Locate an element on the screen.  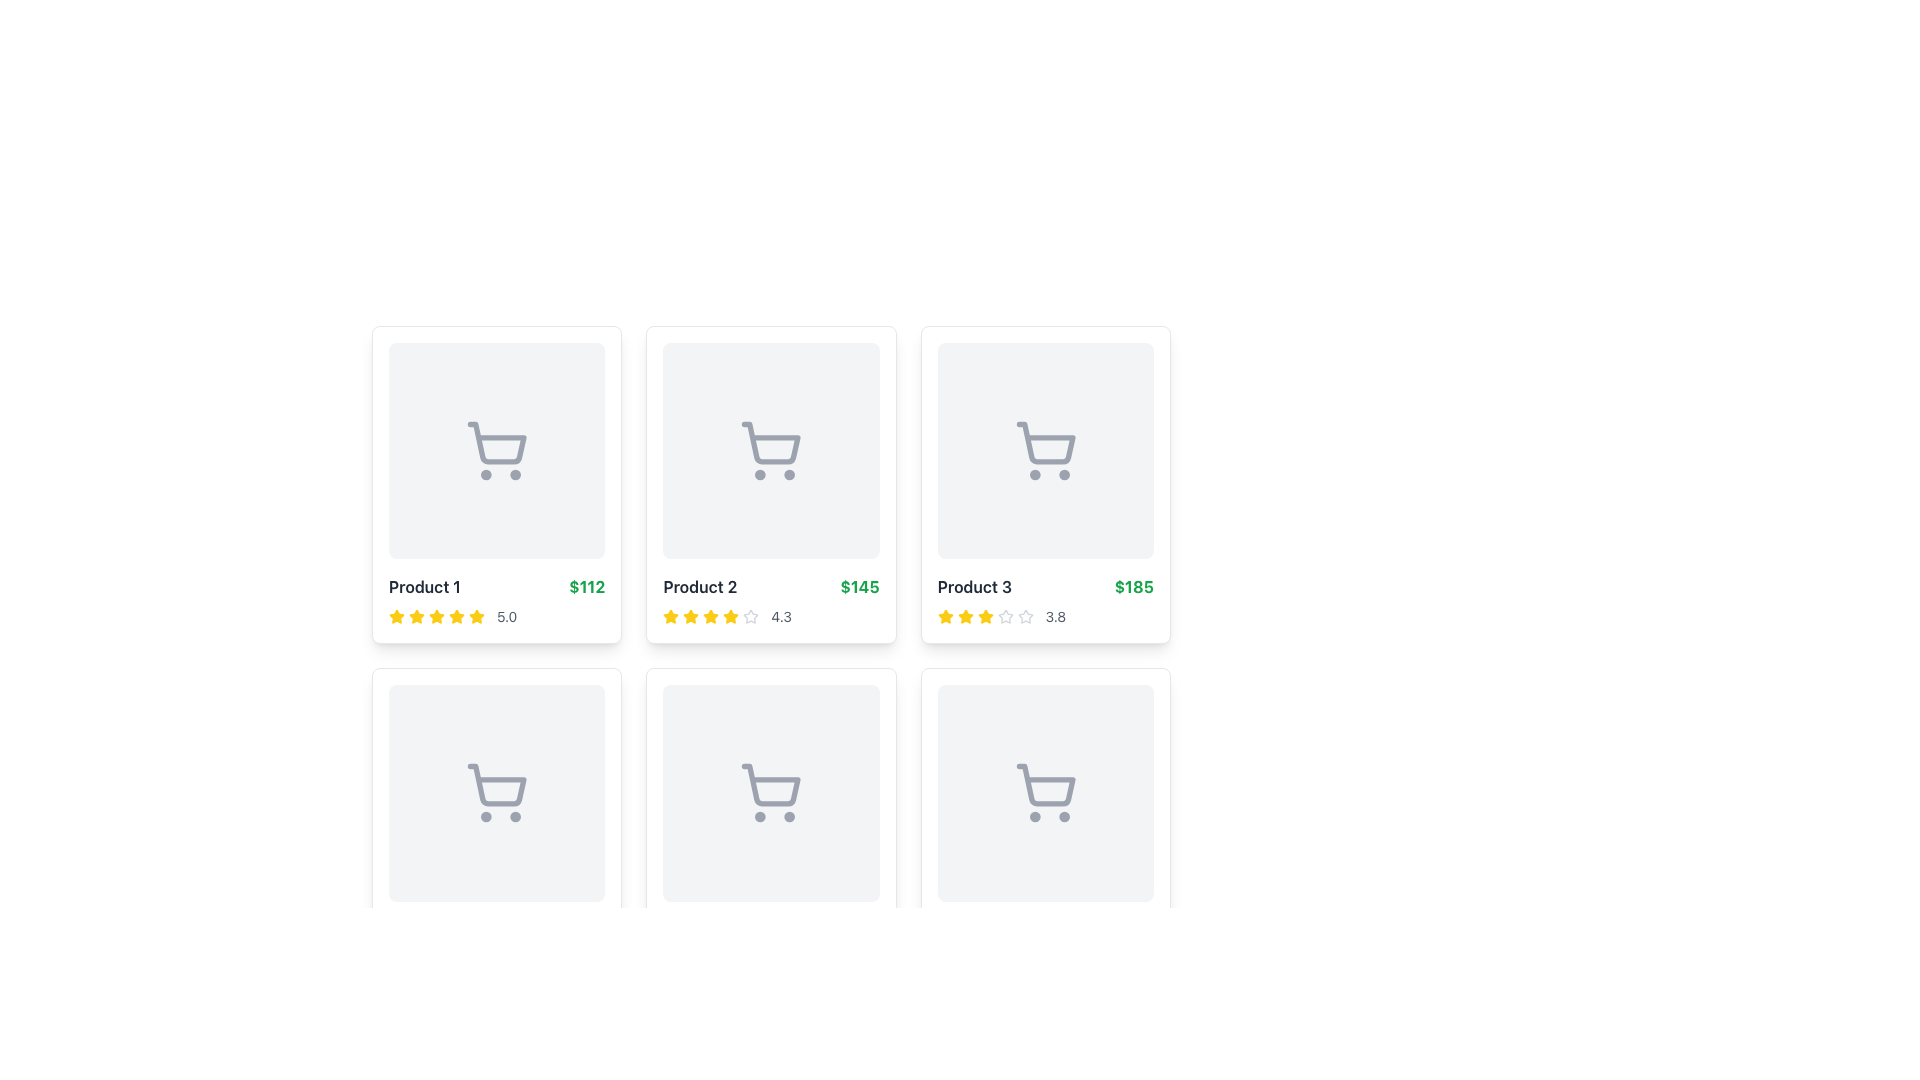
the third star icon in the rating display for 'Product 3', which visually represents its rating value out of five is located at coordinates (965, 616).